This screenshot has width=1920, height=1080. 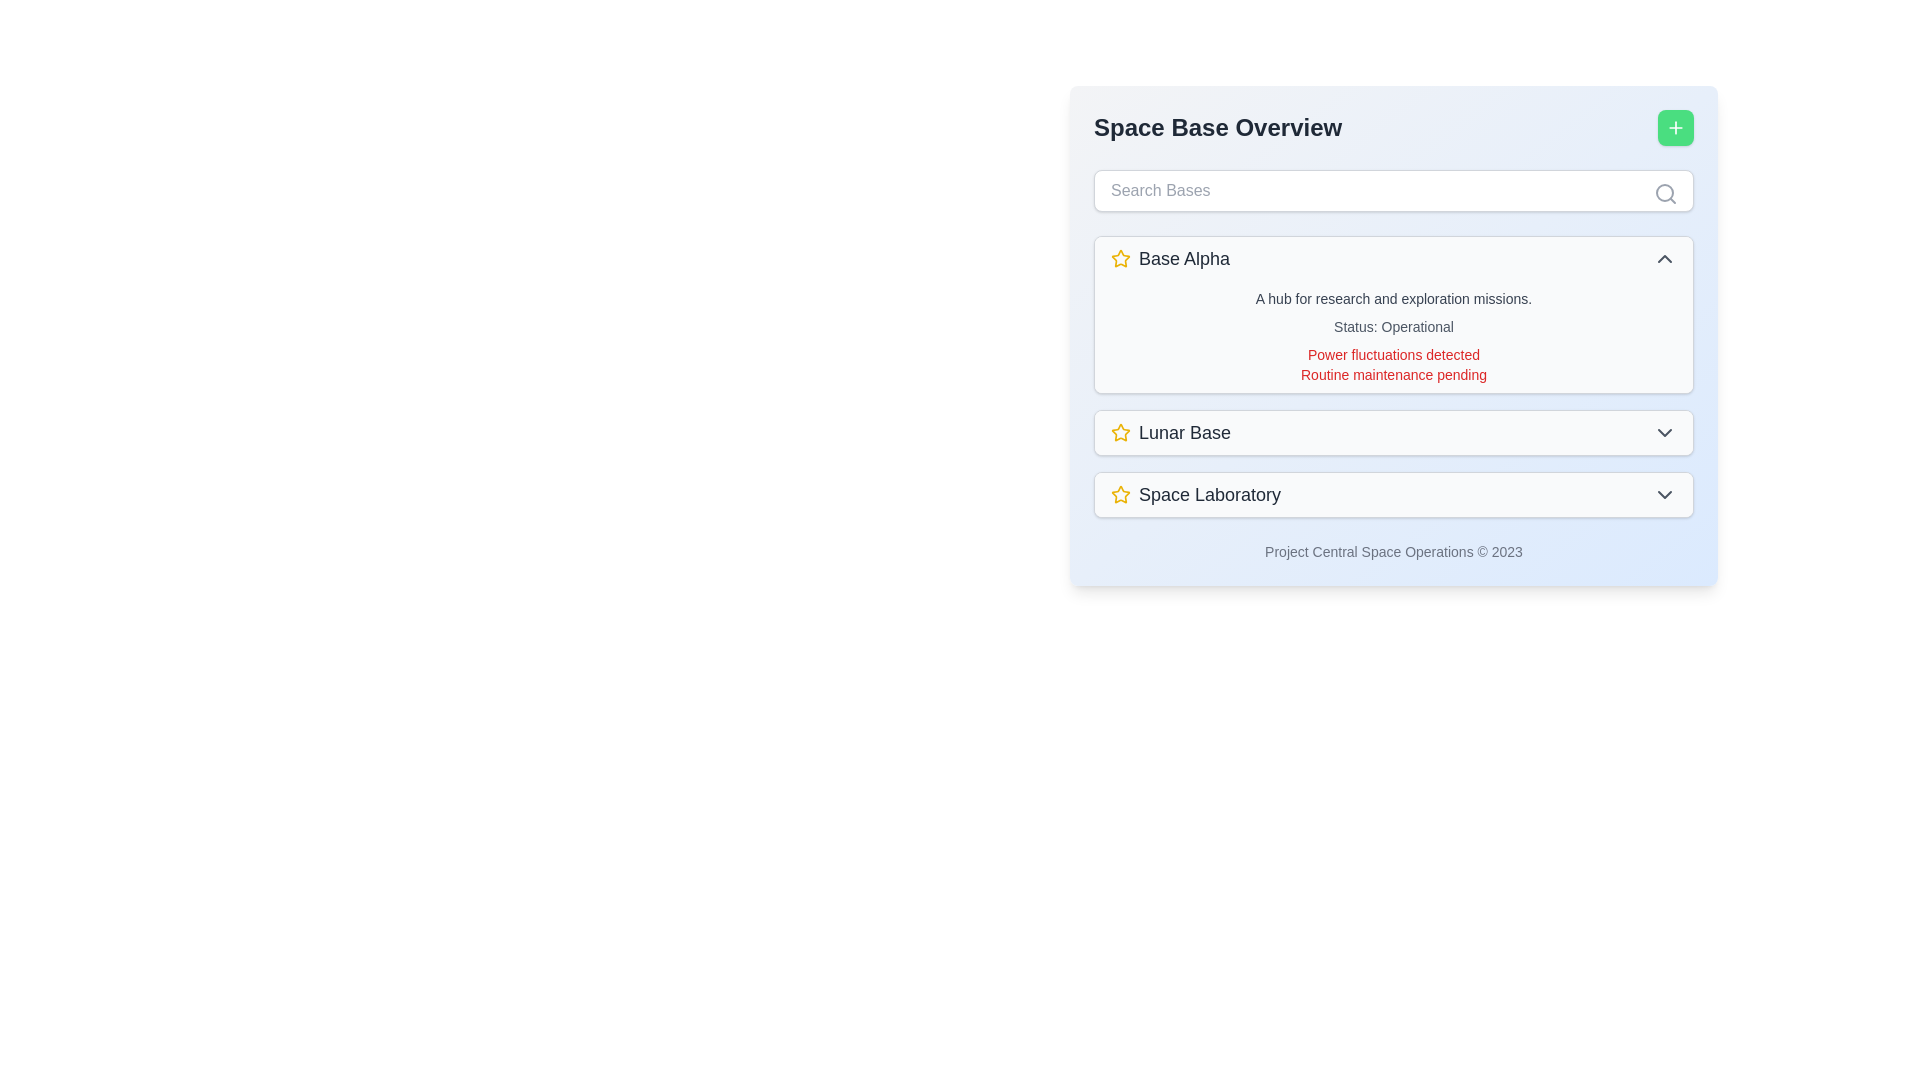 I want to click on the minimalistic gray magnifying glass SVG icon located in the top-right corner of the 'Search Bases' input field, so click(x=1665, y=193).